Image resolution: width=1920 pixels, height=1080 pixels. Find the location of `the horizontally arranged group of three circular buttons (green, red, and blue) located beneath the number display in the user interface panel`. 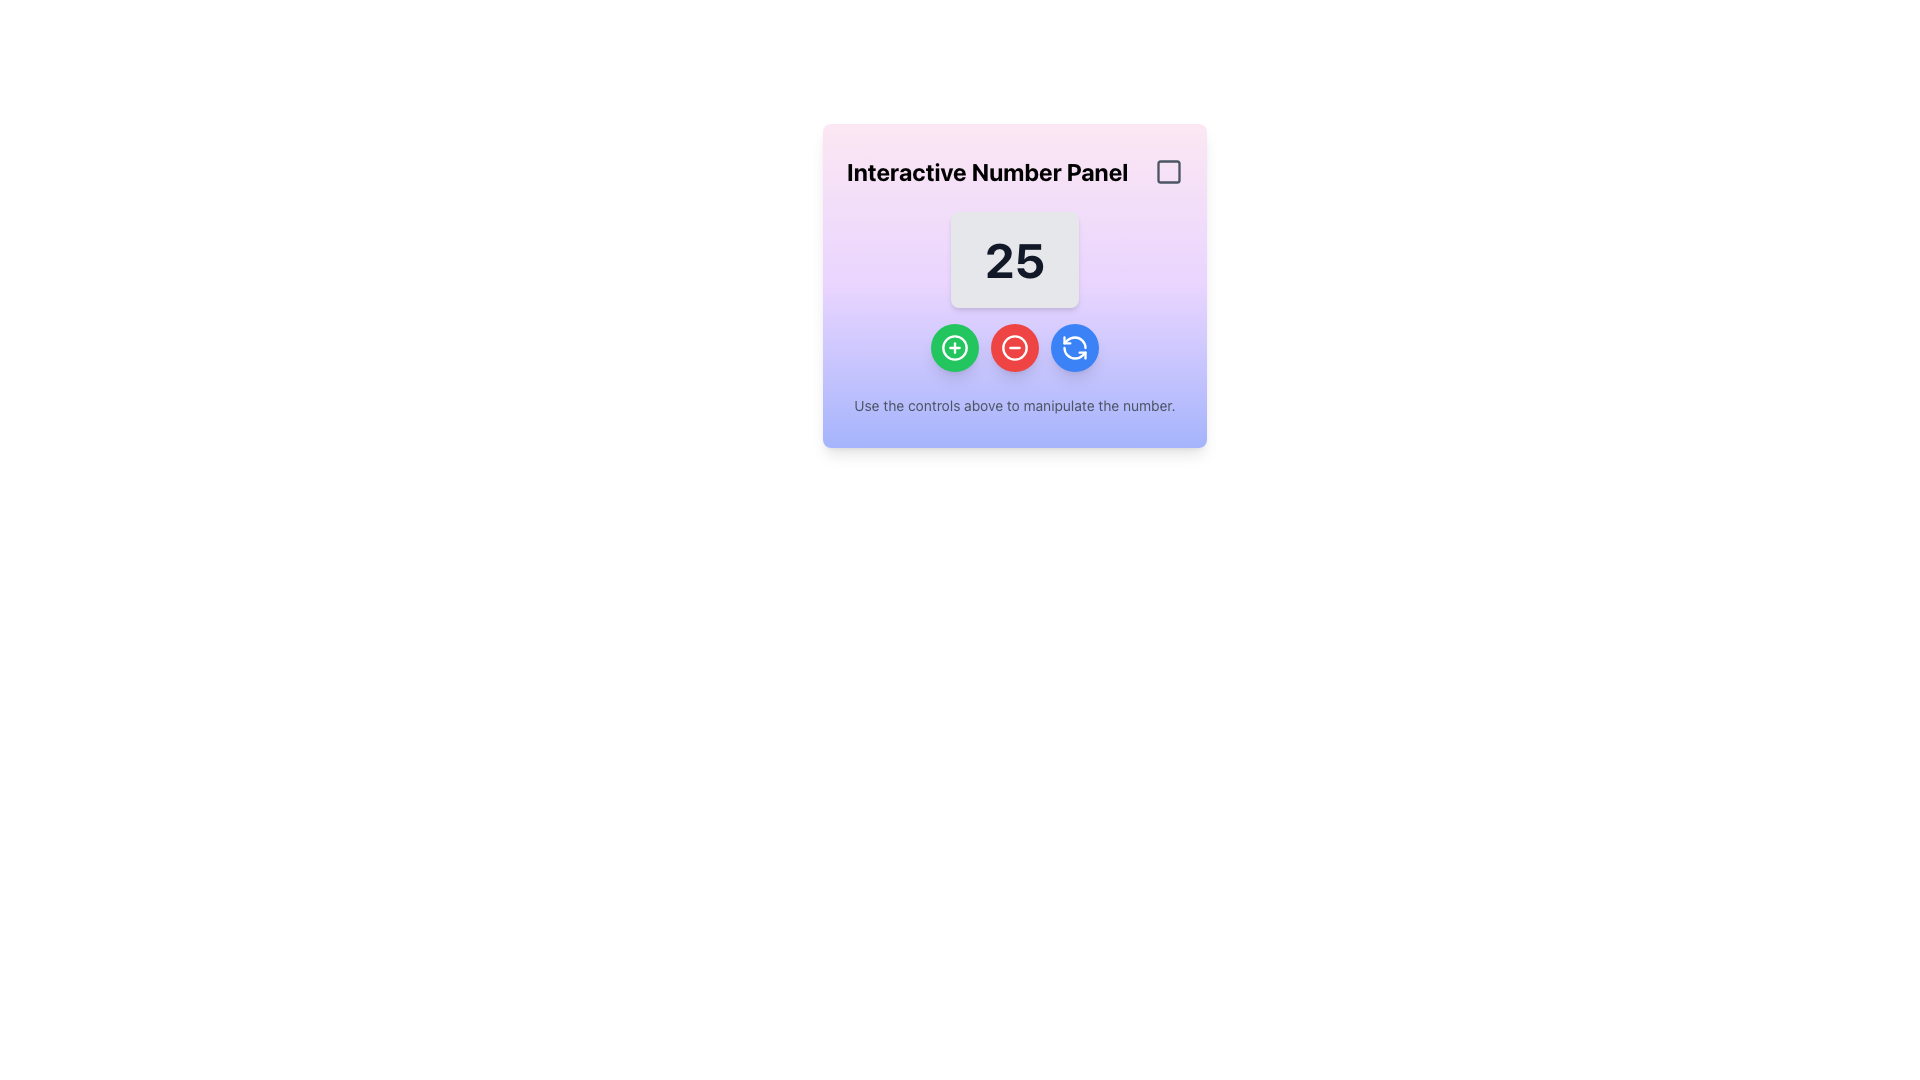

the horizontally arranged group of three circular buttons (green, red, and blue) located beneath the number display in the user interface panel is located at coordinates (1014, 346).